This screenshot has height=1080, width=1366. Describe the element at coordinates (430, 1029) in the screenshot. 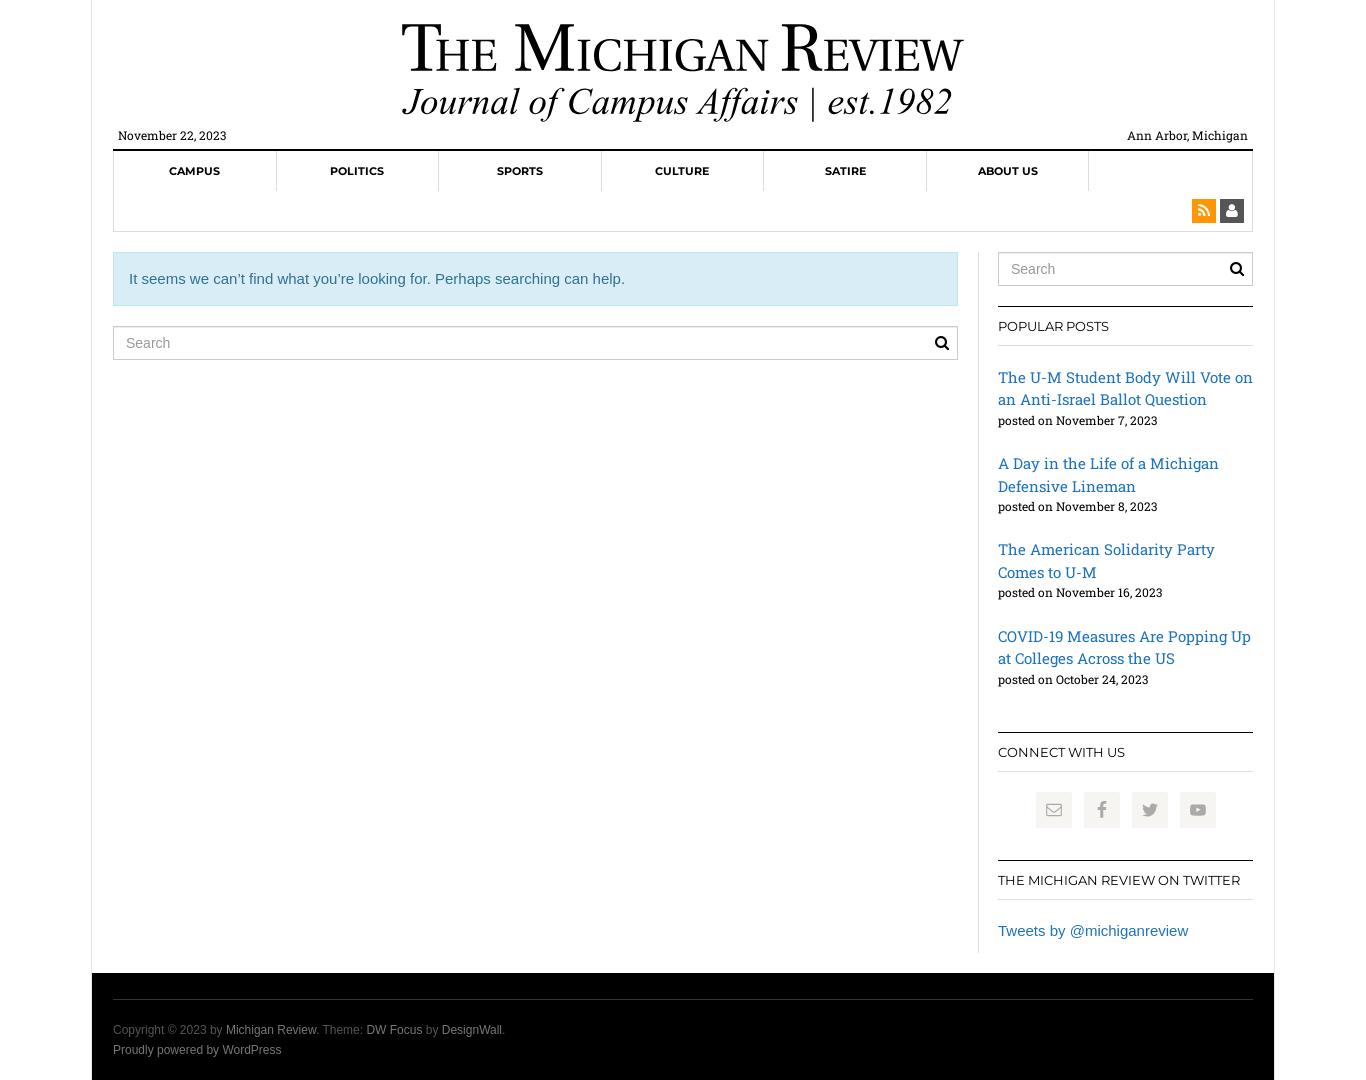

I see `'by'` at that location.